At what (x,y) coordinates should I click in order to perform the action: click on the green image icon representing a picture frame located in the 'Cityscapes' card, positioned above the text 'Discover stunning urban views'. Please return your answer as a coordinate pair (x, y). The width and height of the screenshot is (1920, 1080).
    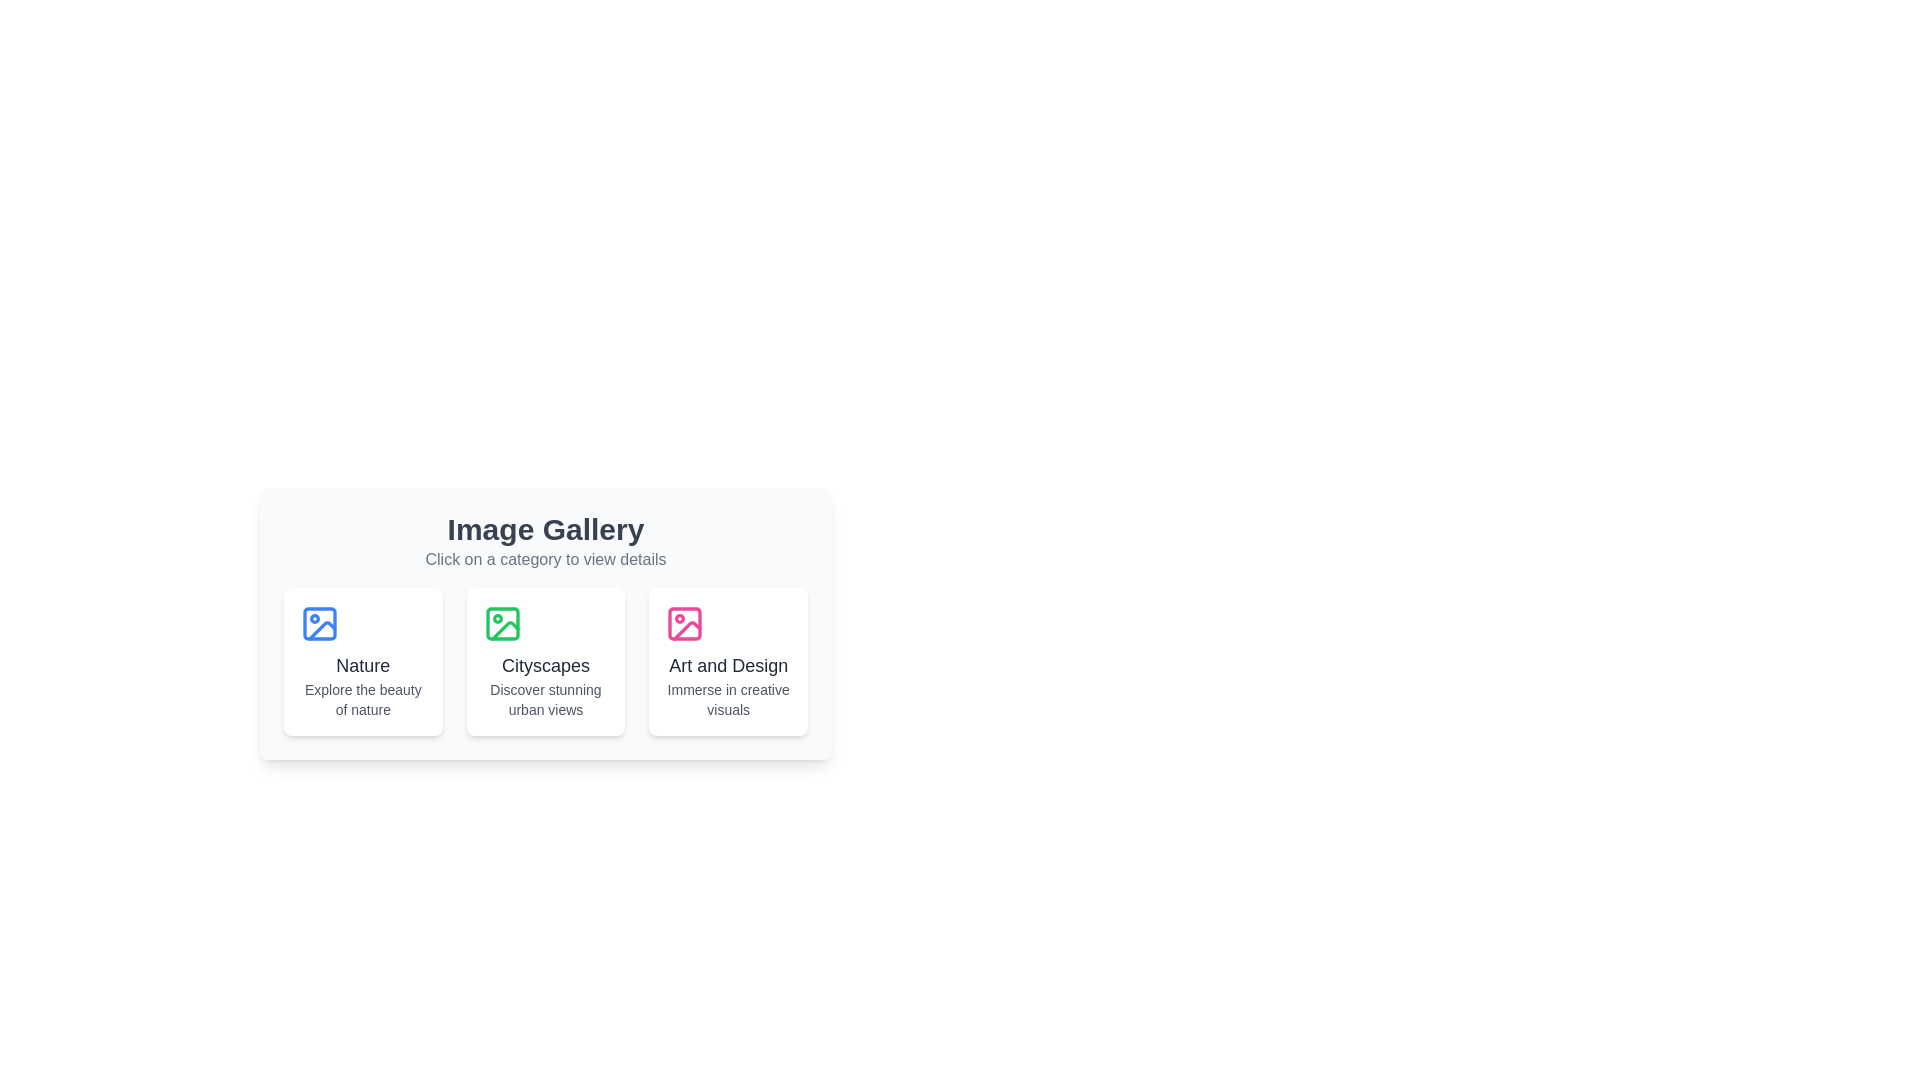
    Looking at the image, I should click on (502, 623).